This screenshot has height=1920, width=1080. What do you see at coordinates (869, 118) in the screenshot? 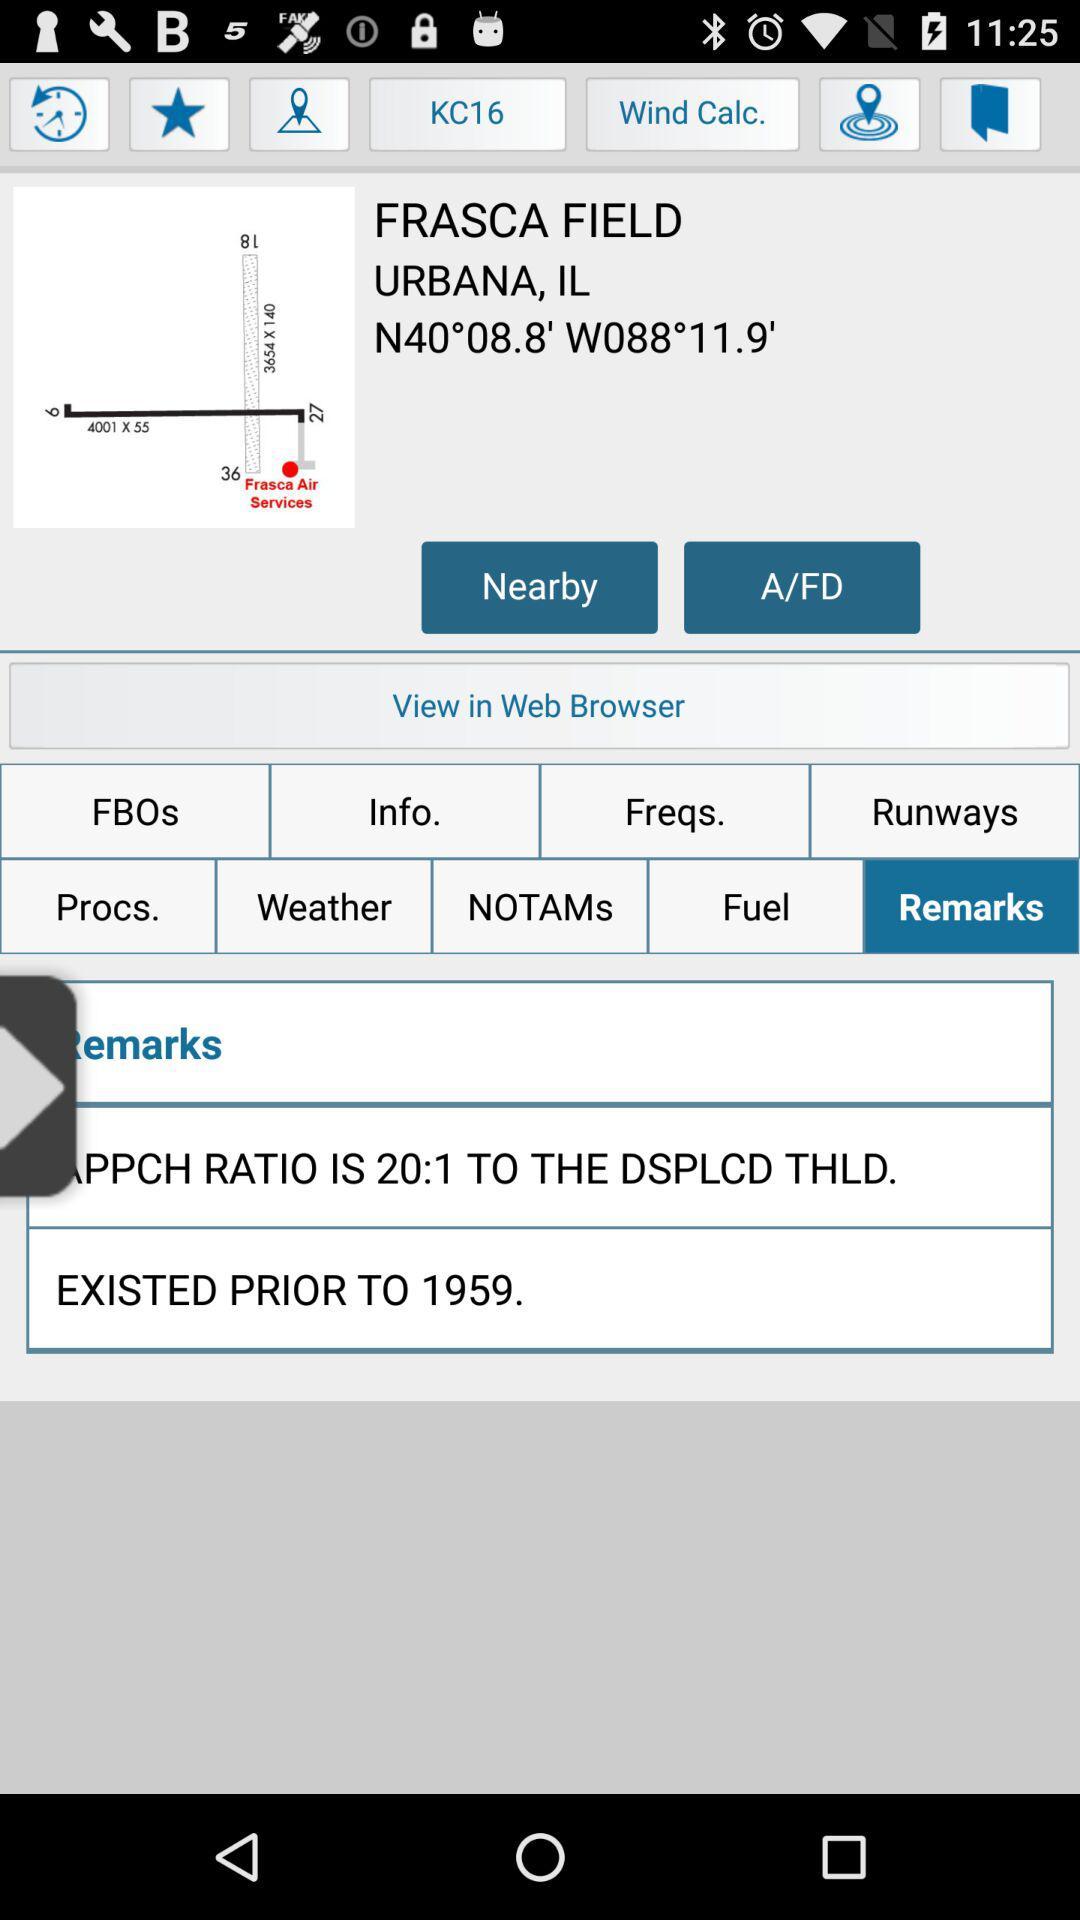
I see `location` at bounding box center [869, 118].